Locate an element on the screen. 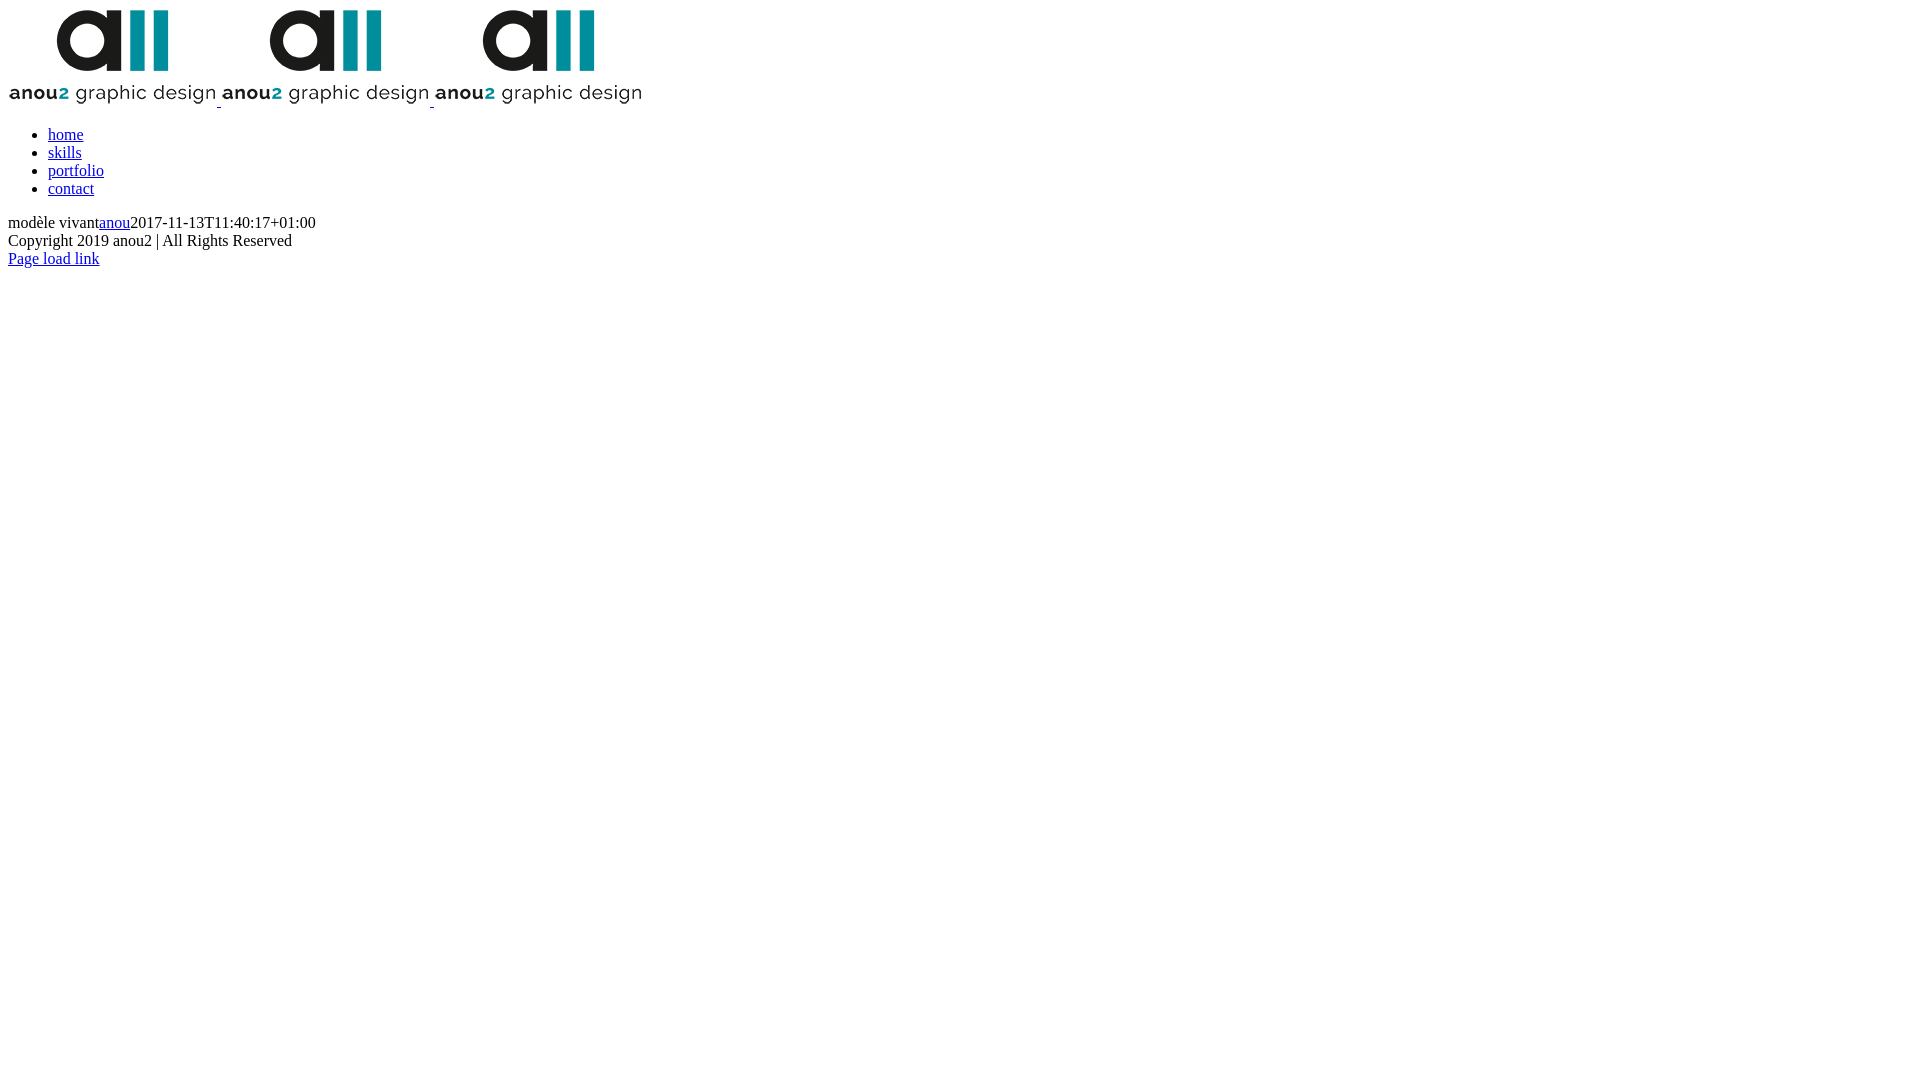 The width and height of the screenshot is (1920, 1080). 'home' is located at coordinates (66, 134).